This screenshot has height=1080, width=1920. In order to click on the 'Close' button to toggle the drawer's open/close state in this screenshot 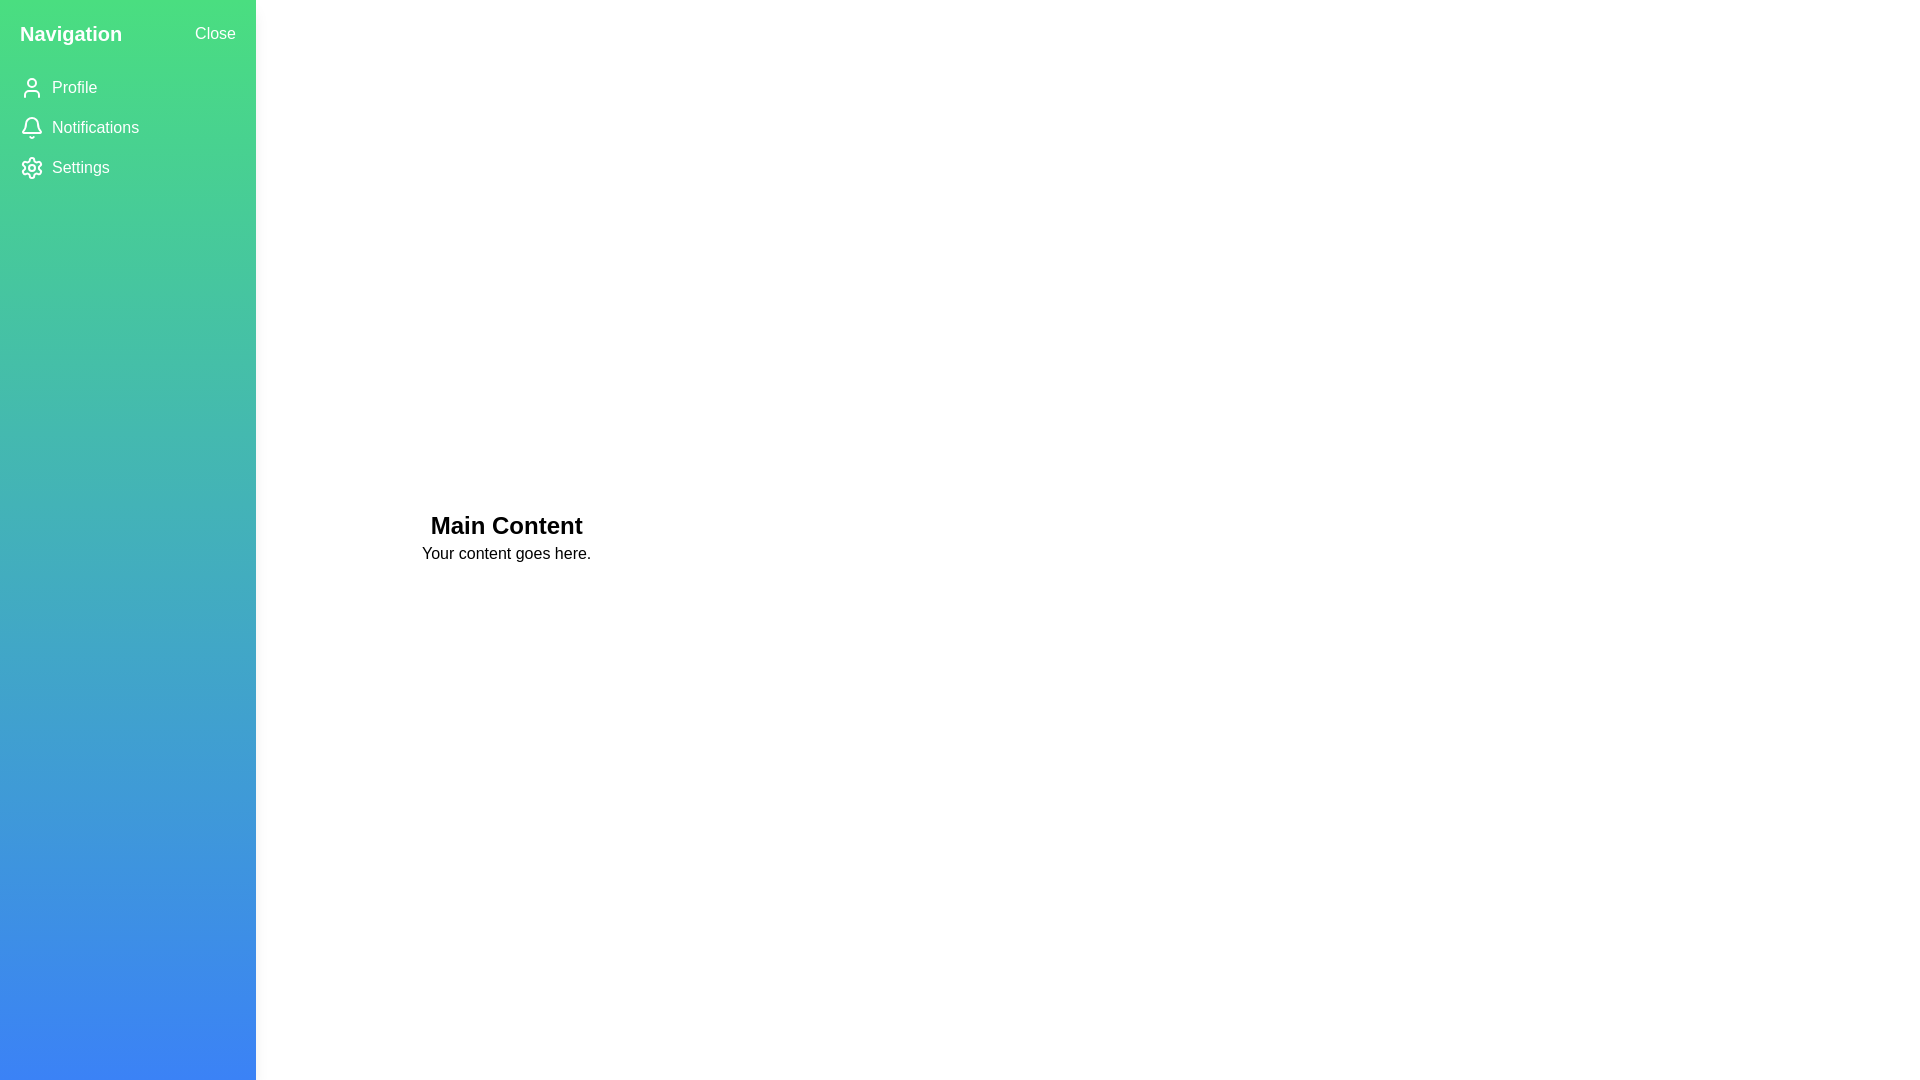, I will do `click(215, 34)`.